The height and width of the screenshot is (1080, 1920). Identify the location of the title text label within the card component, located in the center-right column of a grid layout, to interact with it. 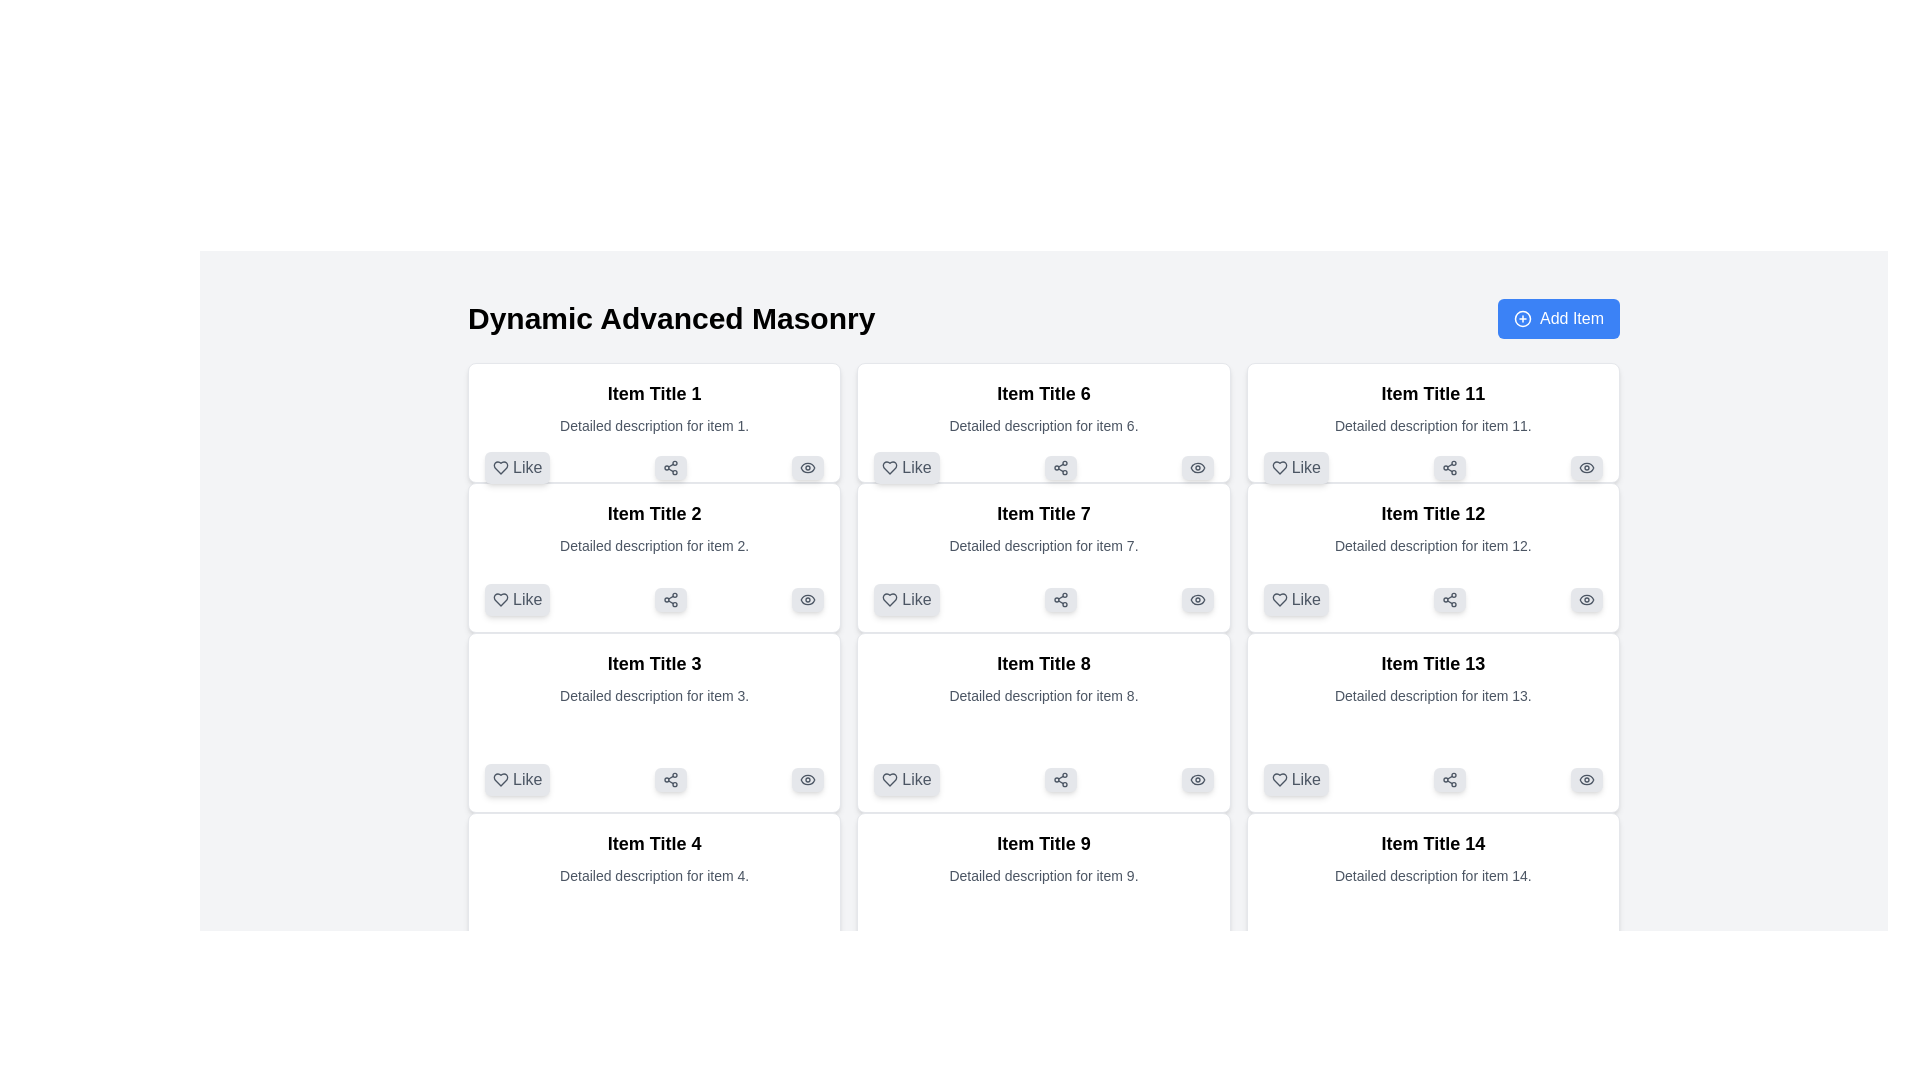
(1042, 844).